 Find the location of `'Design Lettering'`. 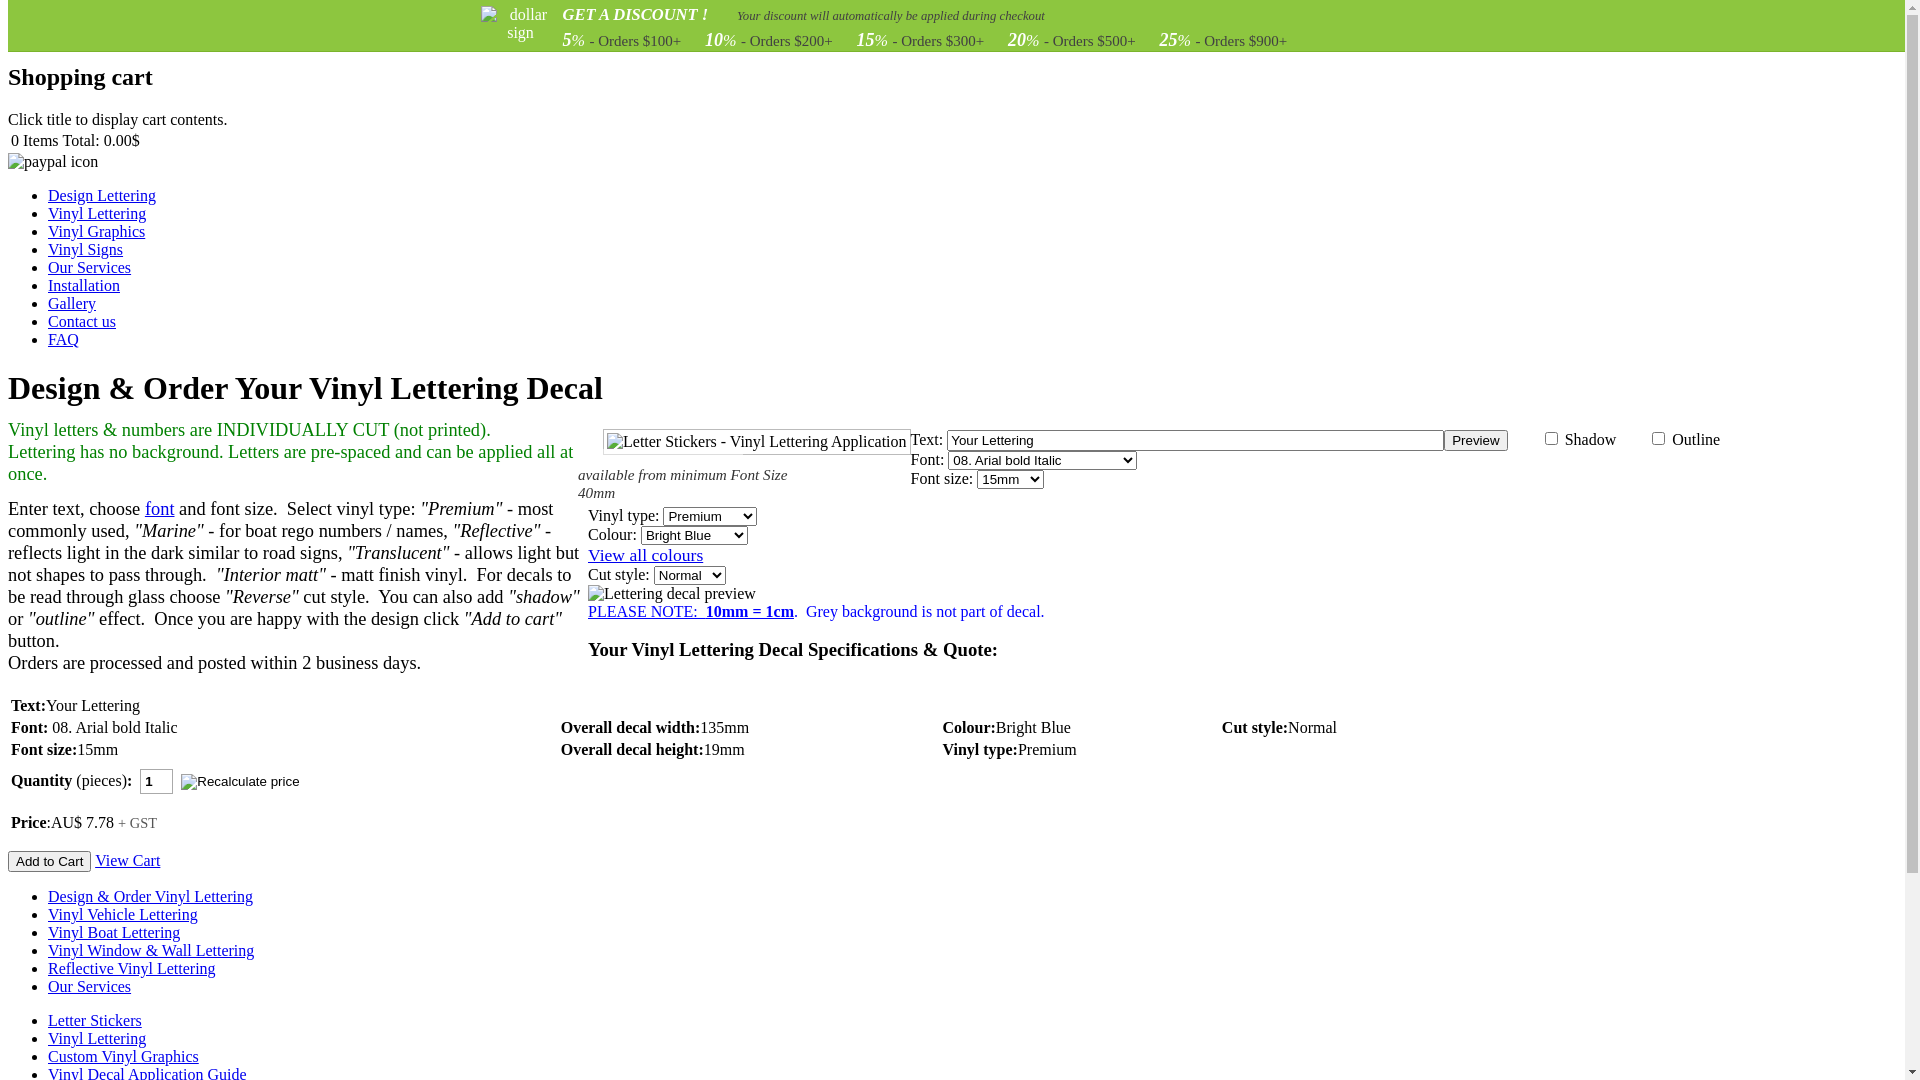

'Design Lettering' is located at coordinates (100, 195).